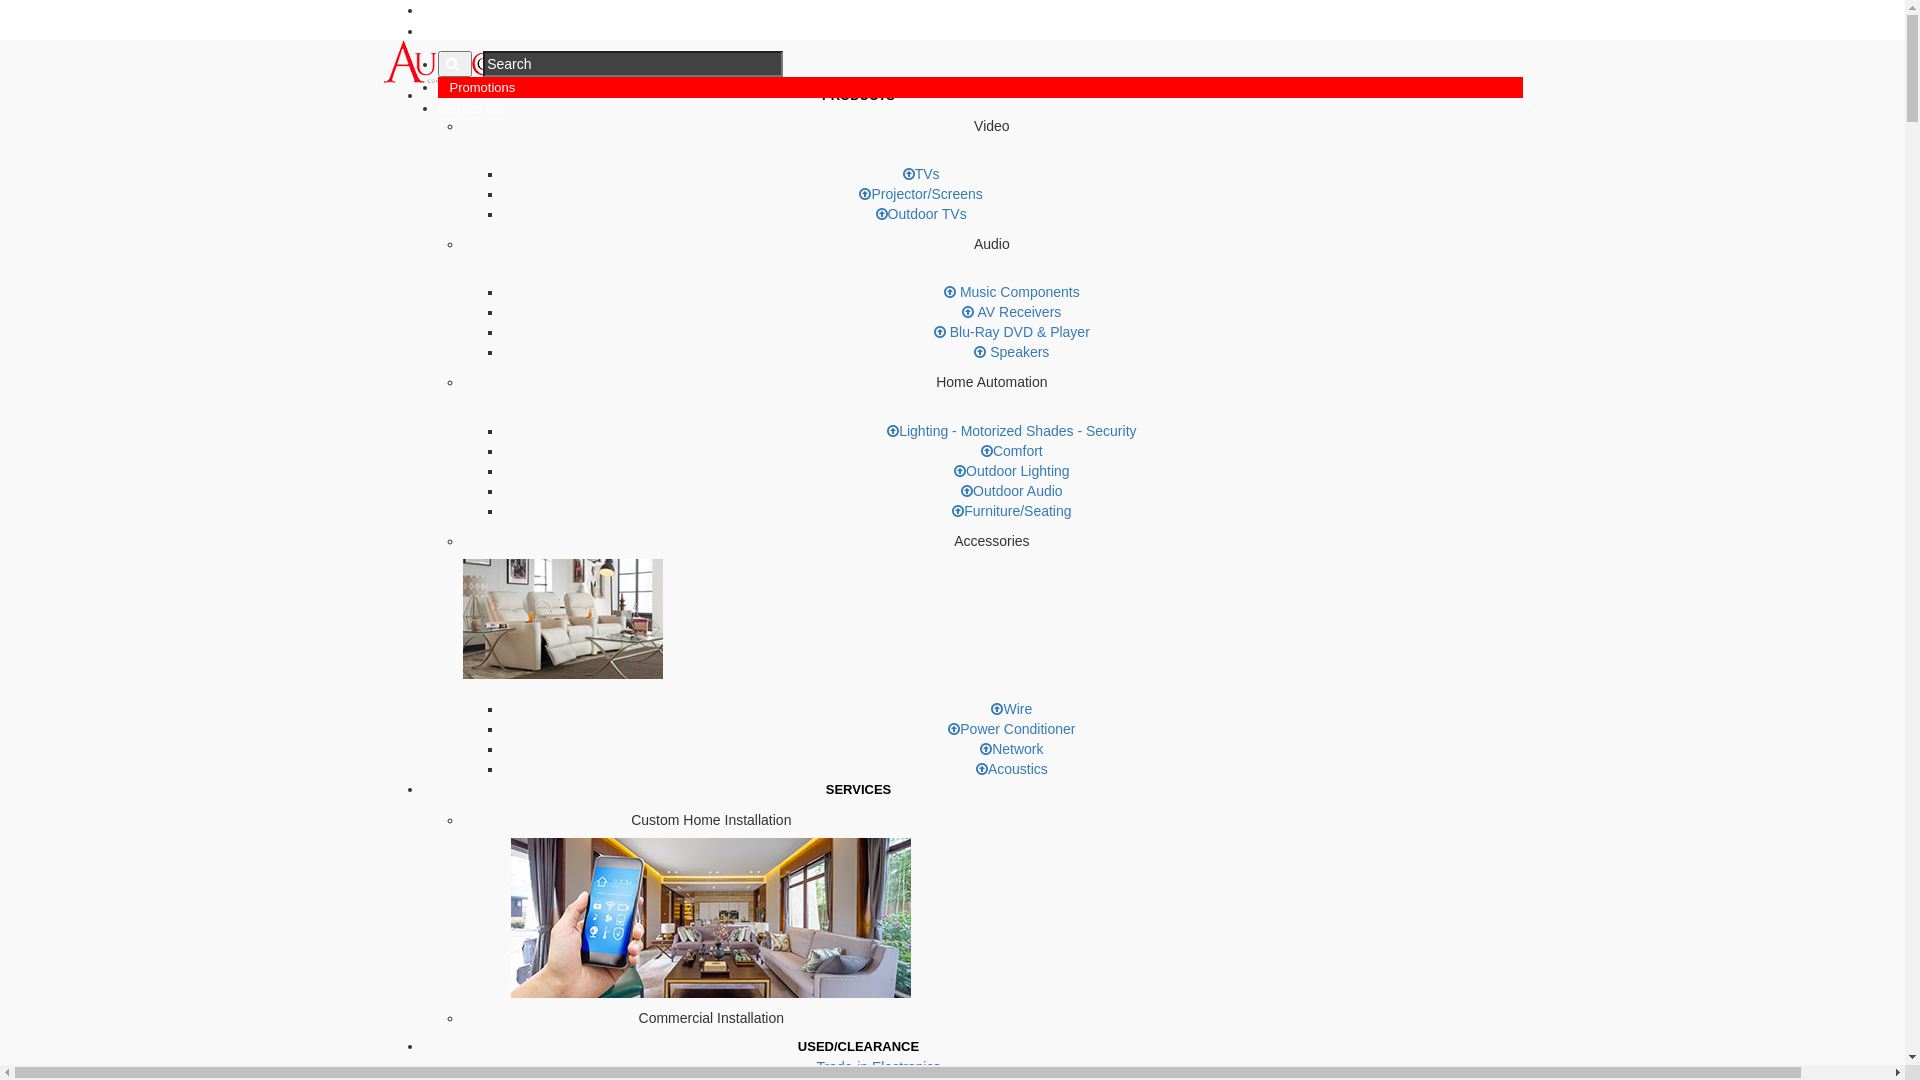 The image size is (1920, 1080). What do you see at coordinates (1012, 470) in the screenshot?
I see `'Outdoor Lighting'` at bounding box center [1012, 470].